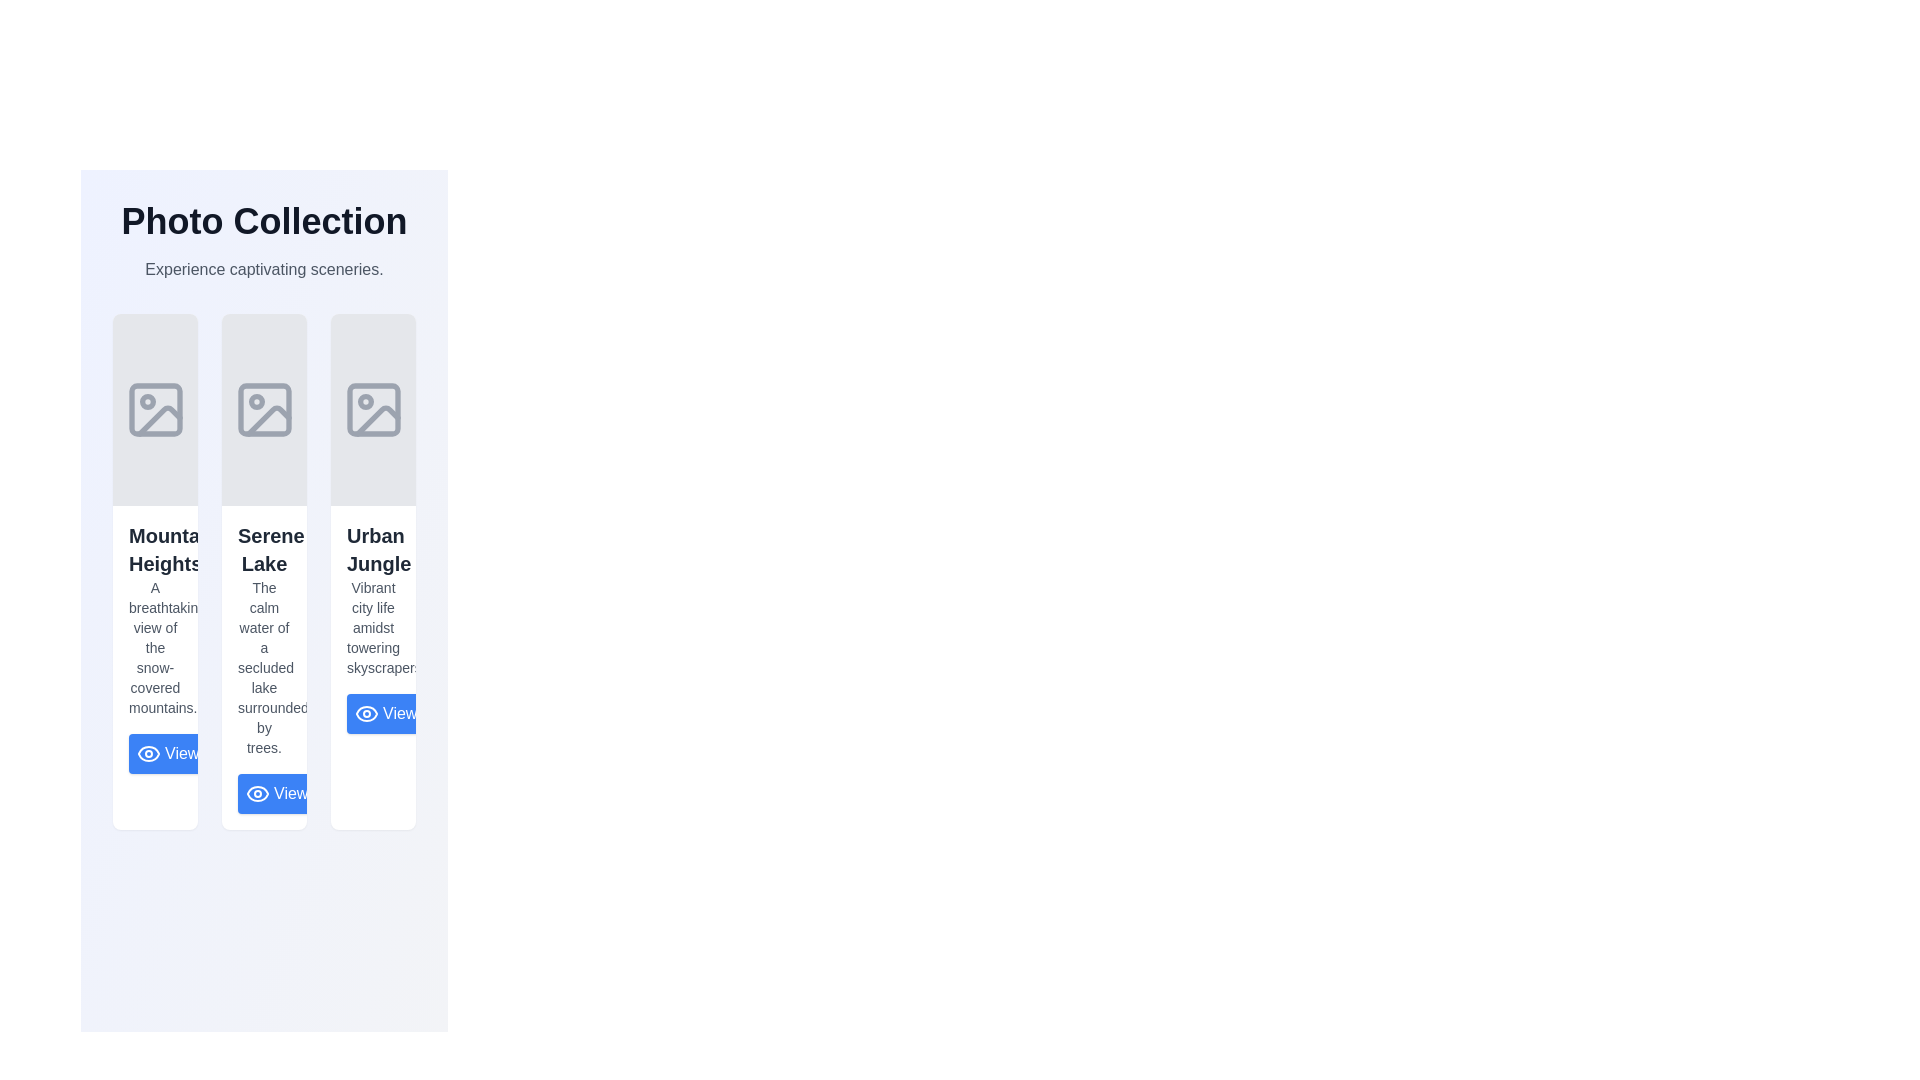 Image resolution: width=1920 pixels, height=1080 pixels. Describe the element at coordinates (154, 648) in the screenshot. I see `the multi-line text block displaying 'A breathtaking view of the snow-covered mountains.' located beneath the title in the 'Mountain Heights' card` at that location.